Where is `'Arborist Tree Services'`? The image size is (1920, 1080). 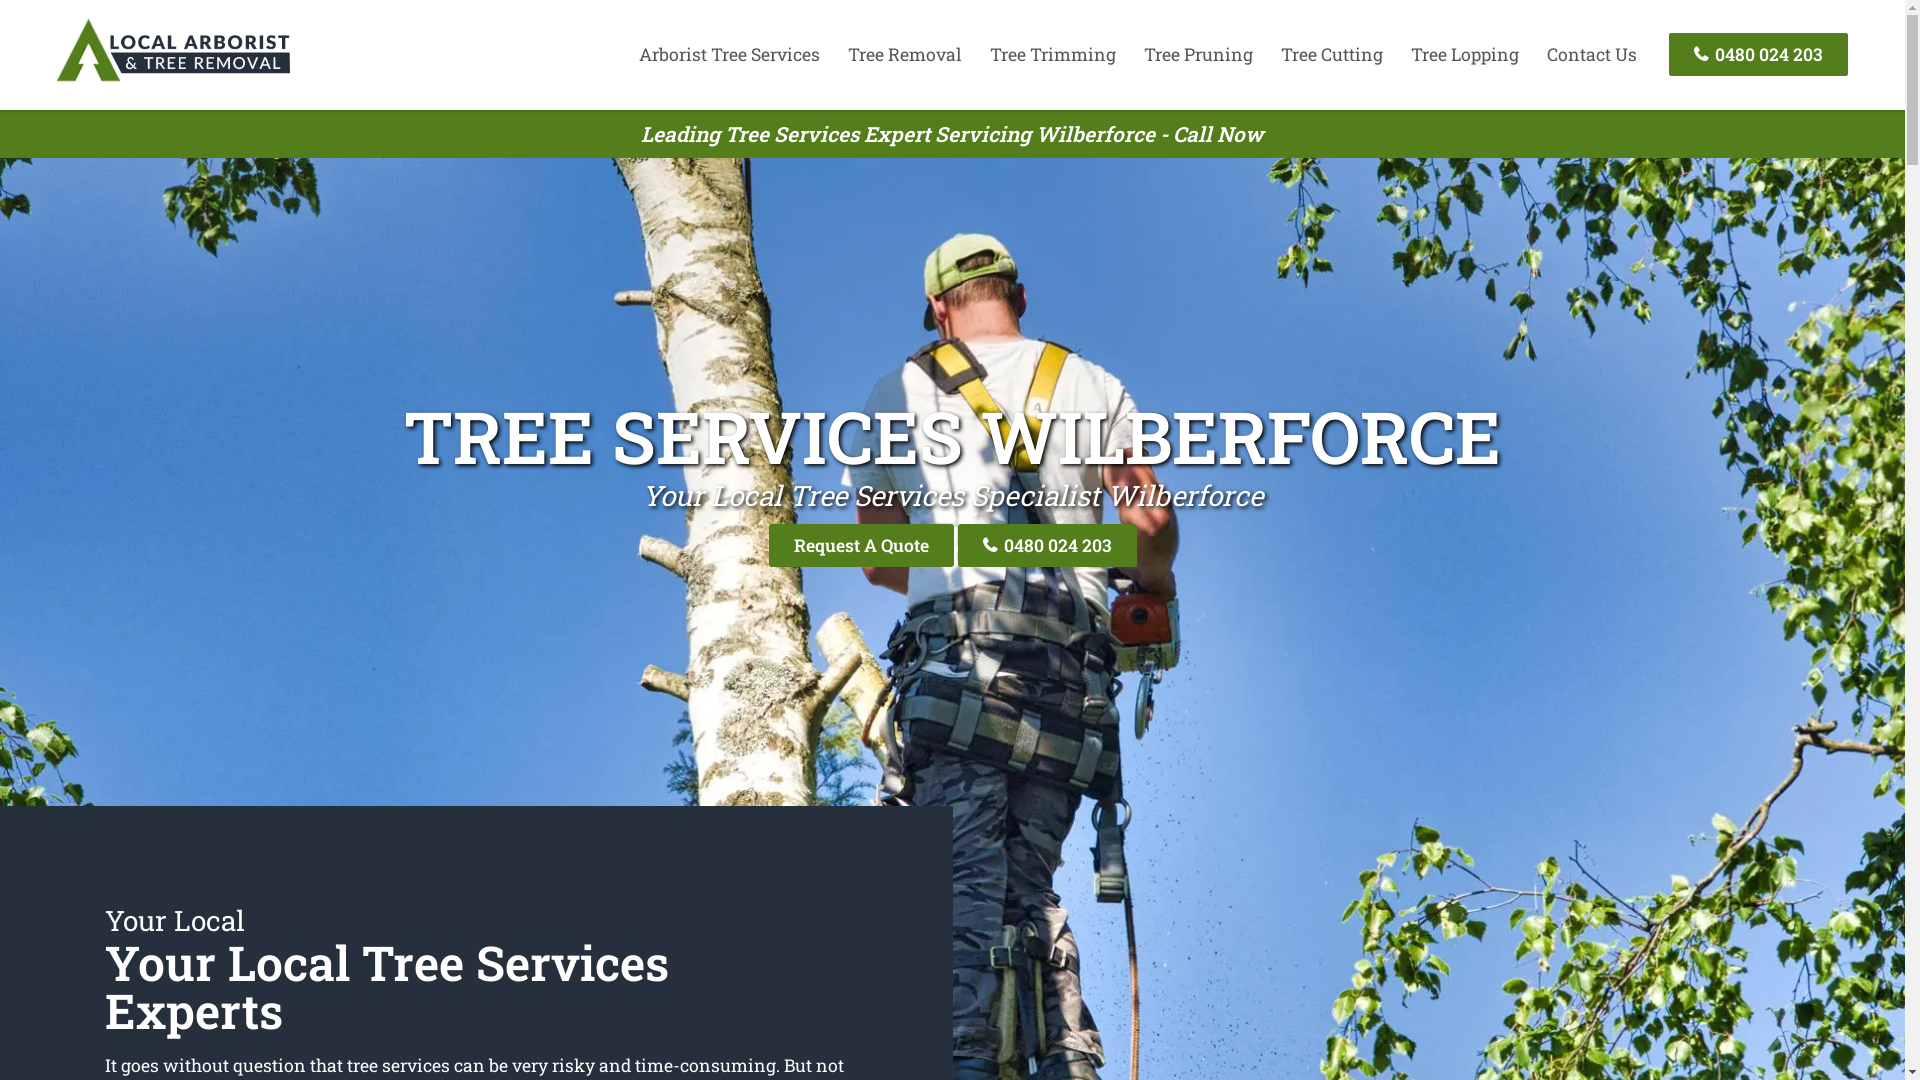 'Arborist Tree Services' is located at coordinates (728, 53).